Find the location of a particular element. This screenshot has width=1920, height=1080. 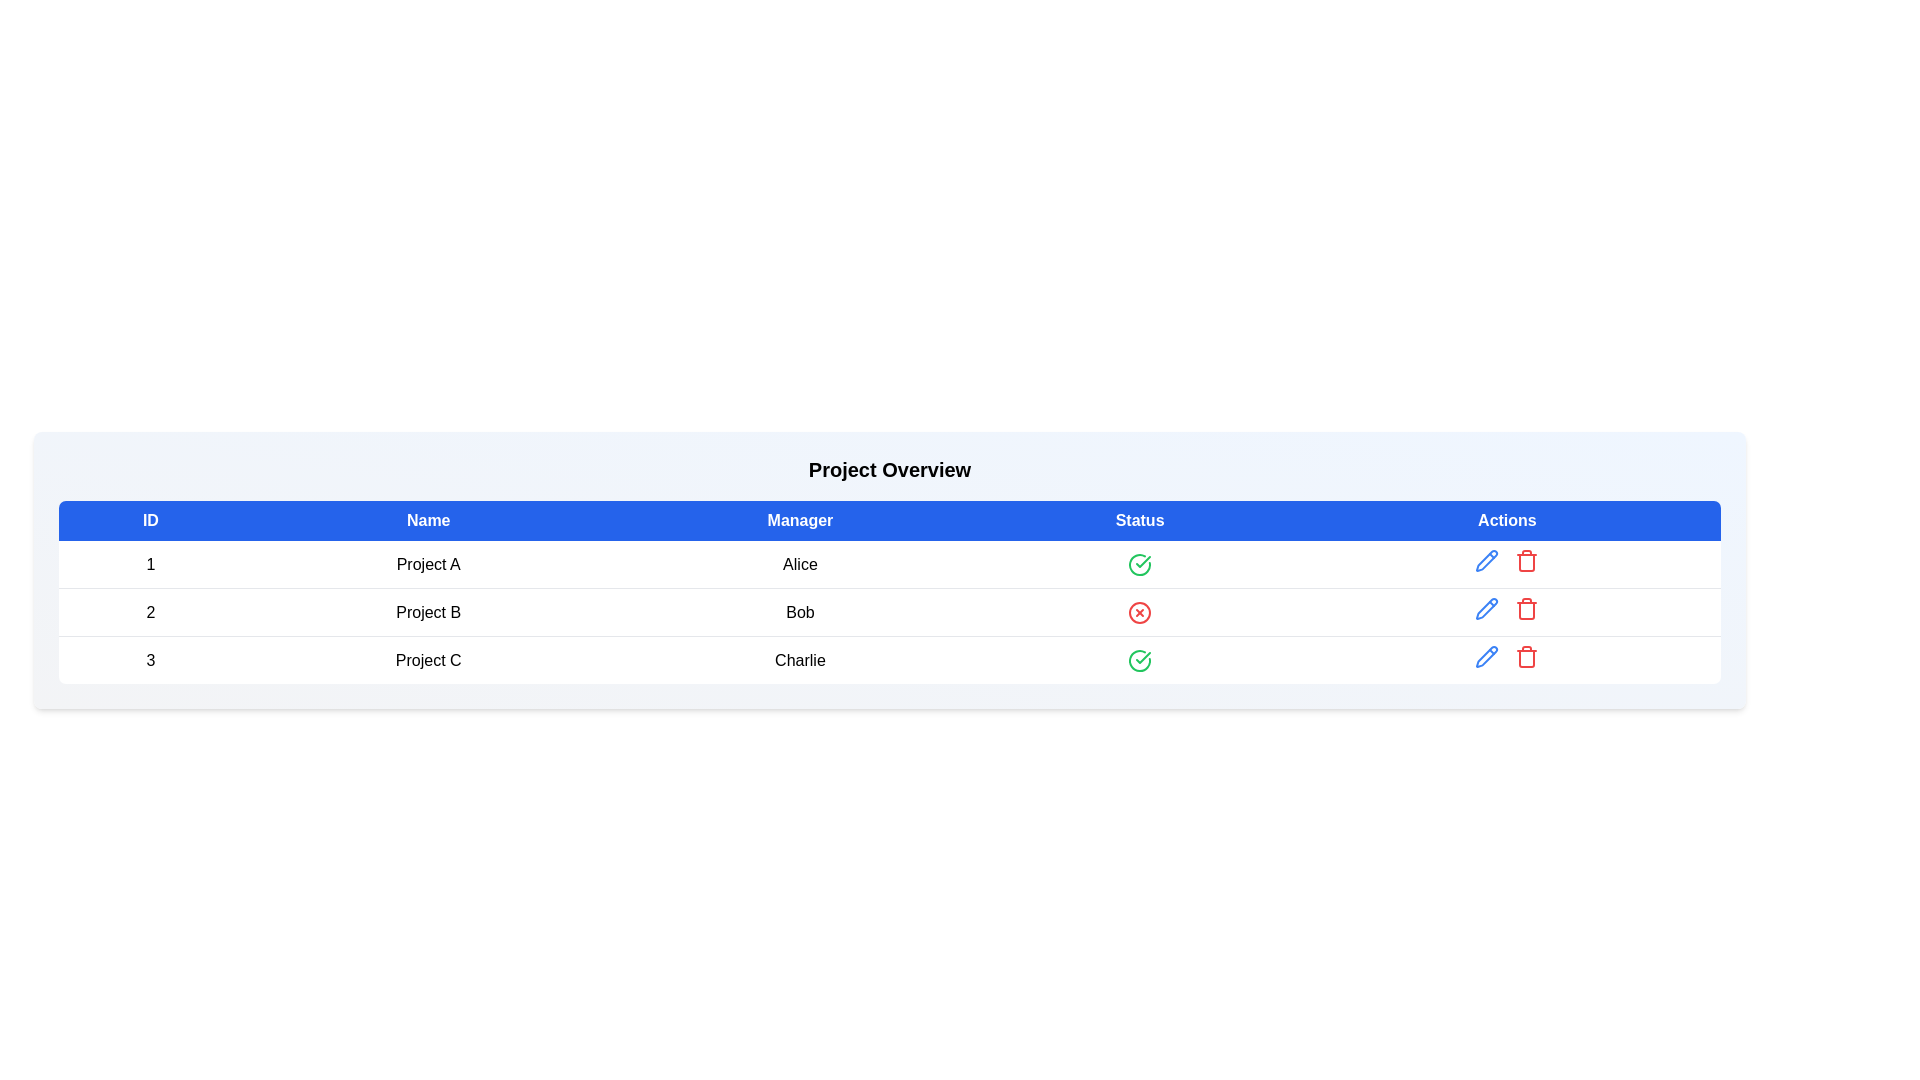

the Text label displaying the project ID located in the second row, first column of the 'Project Overview' table is located at coordinates (149, 611).